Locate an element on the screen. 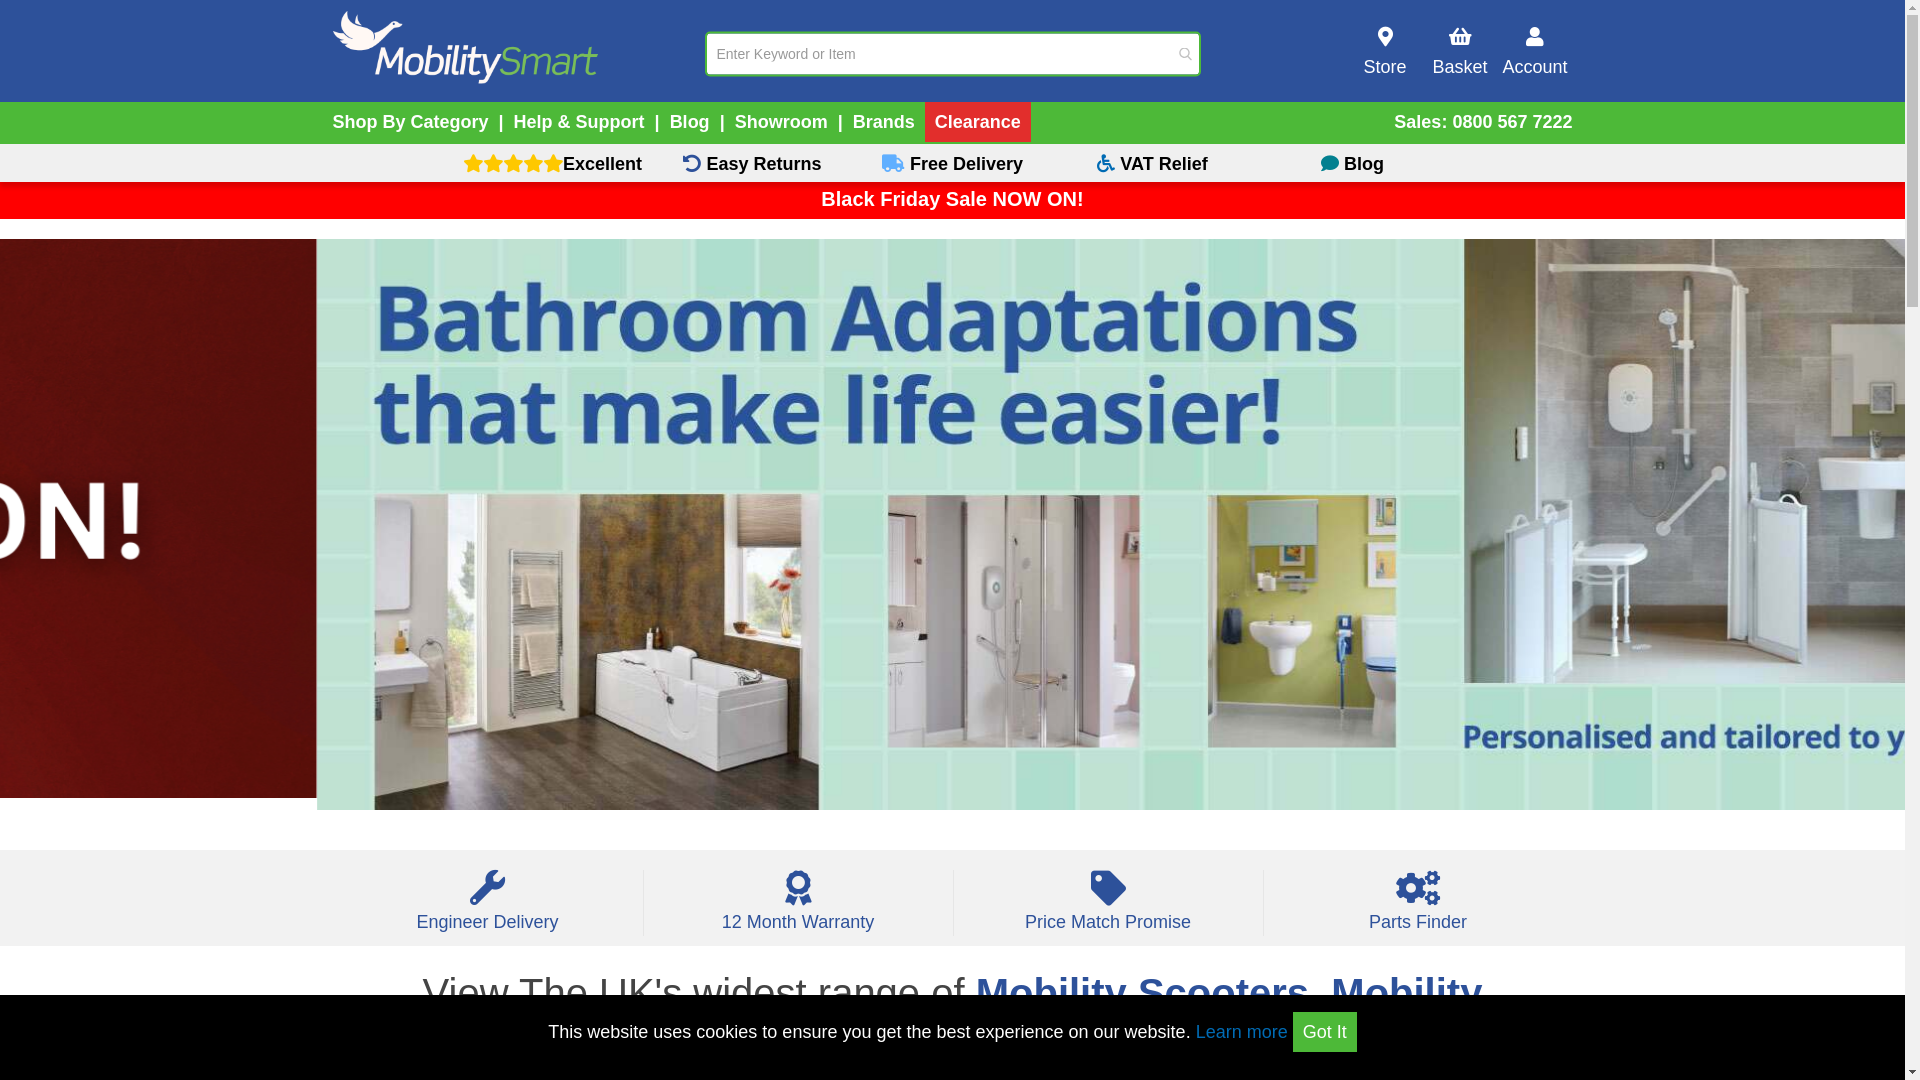  'Excellent' is located at coordinates (552, 162).